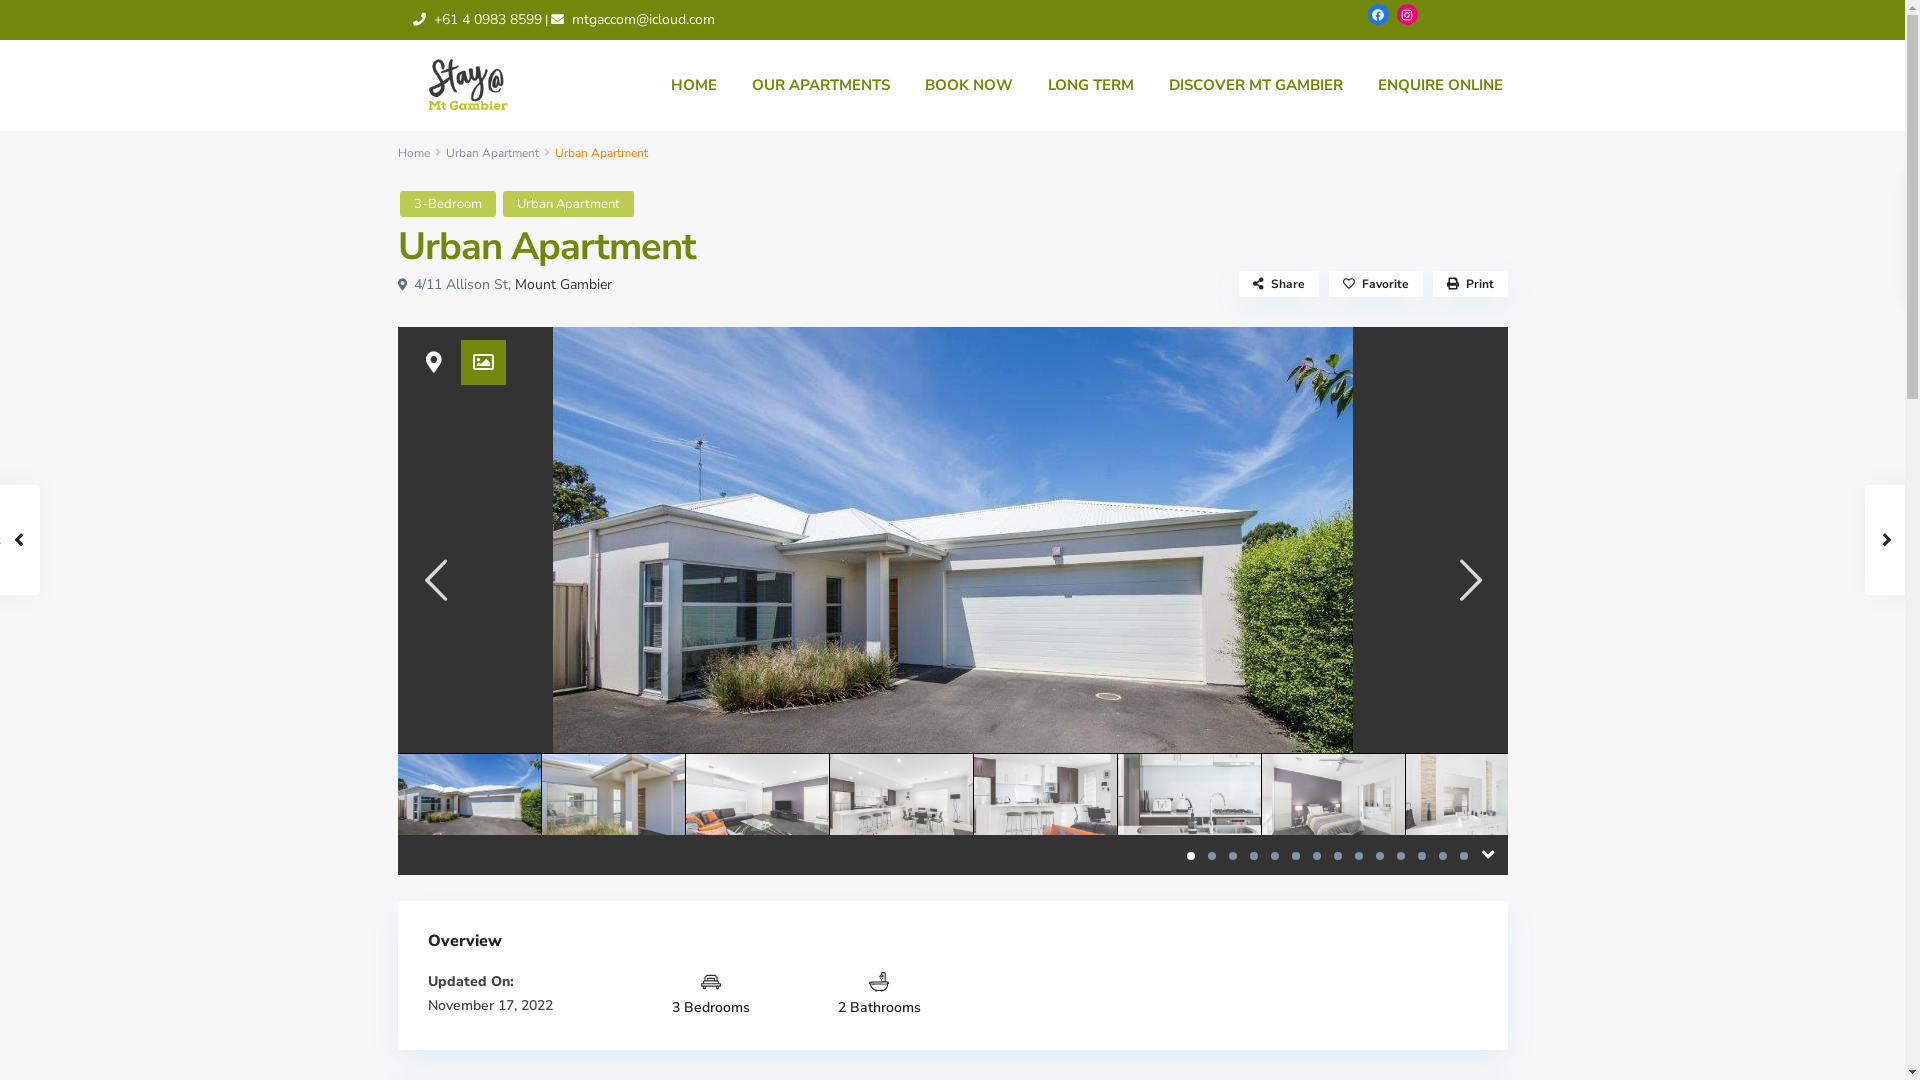  What do you see at coordinates (492, 152) in the screenshot?
I see `'Urban Apartment'` at bounding box center [492, 152].